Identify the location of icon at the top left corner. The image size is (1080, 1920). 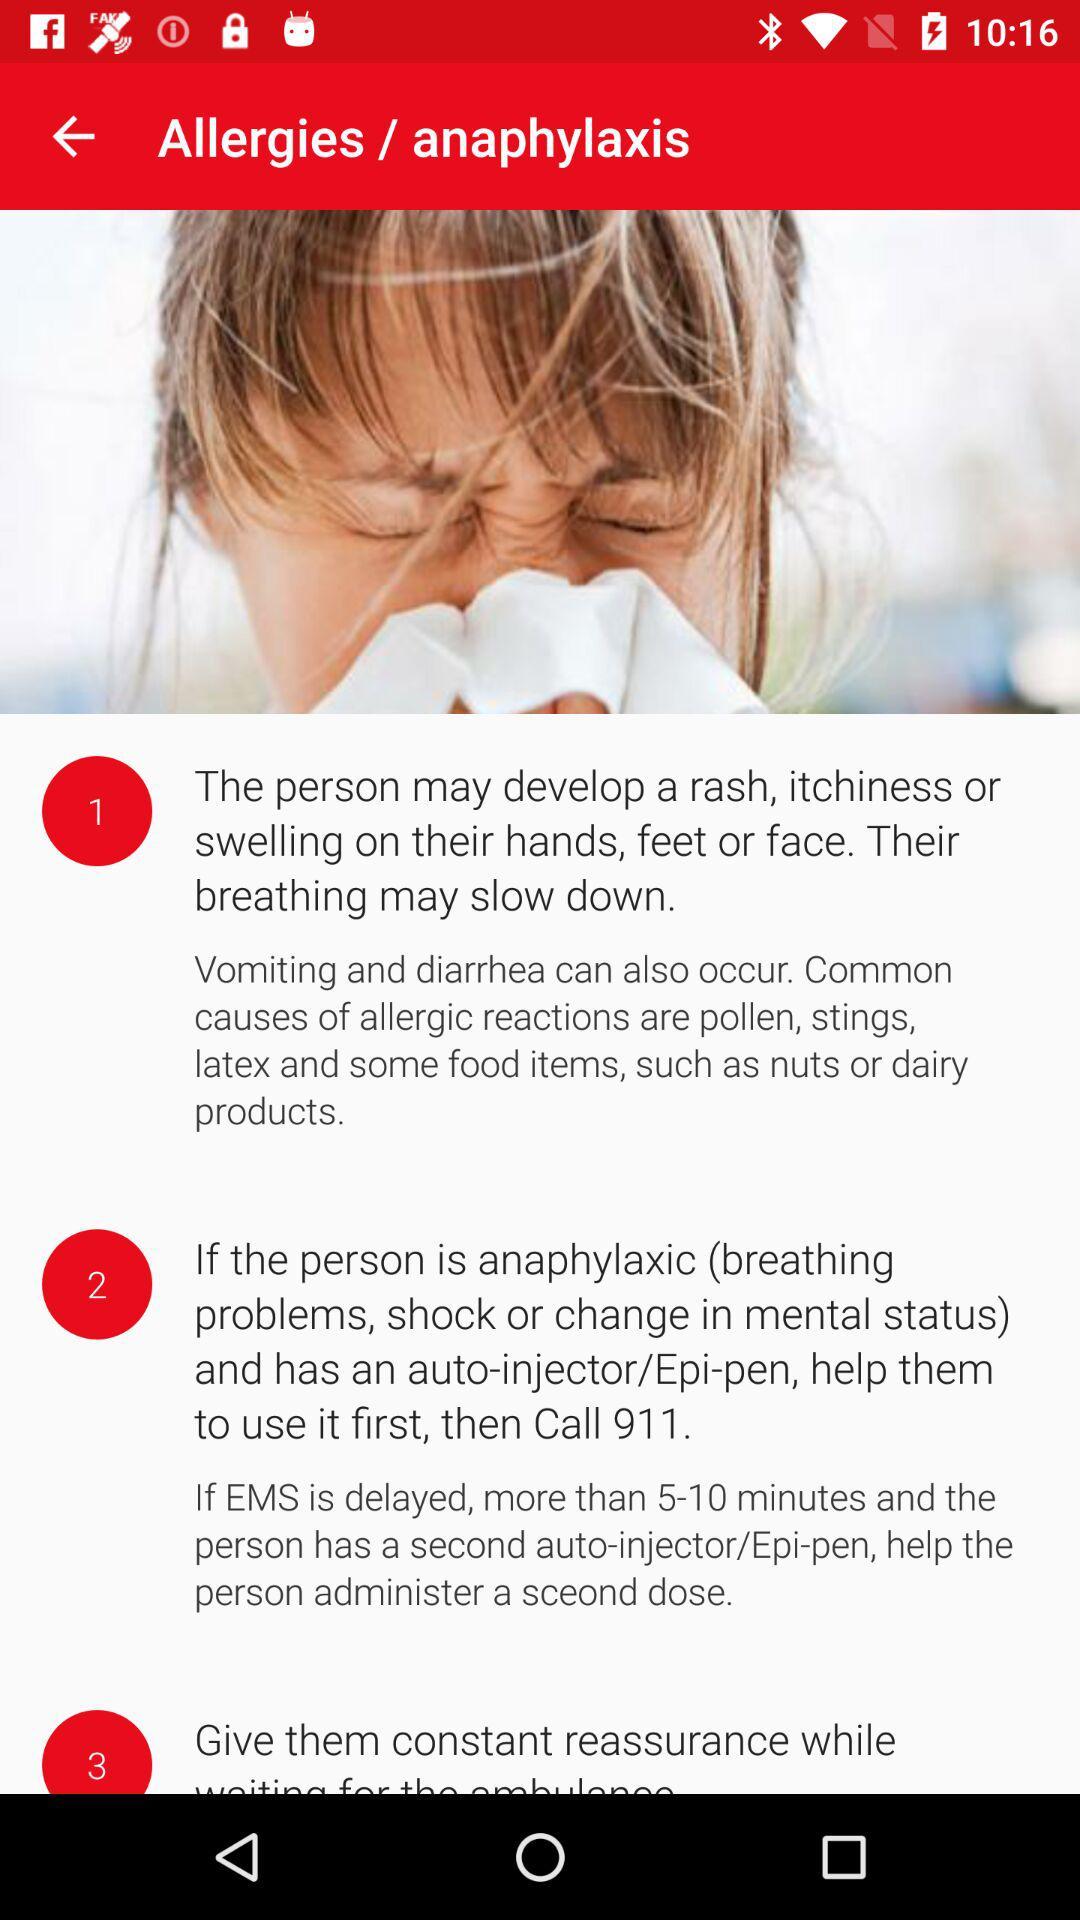
(72, 135).